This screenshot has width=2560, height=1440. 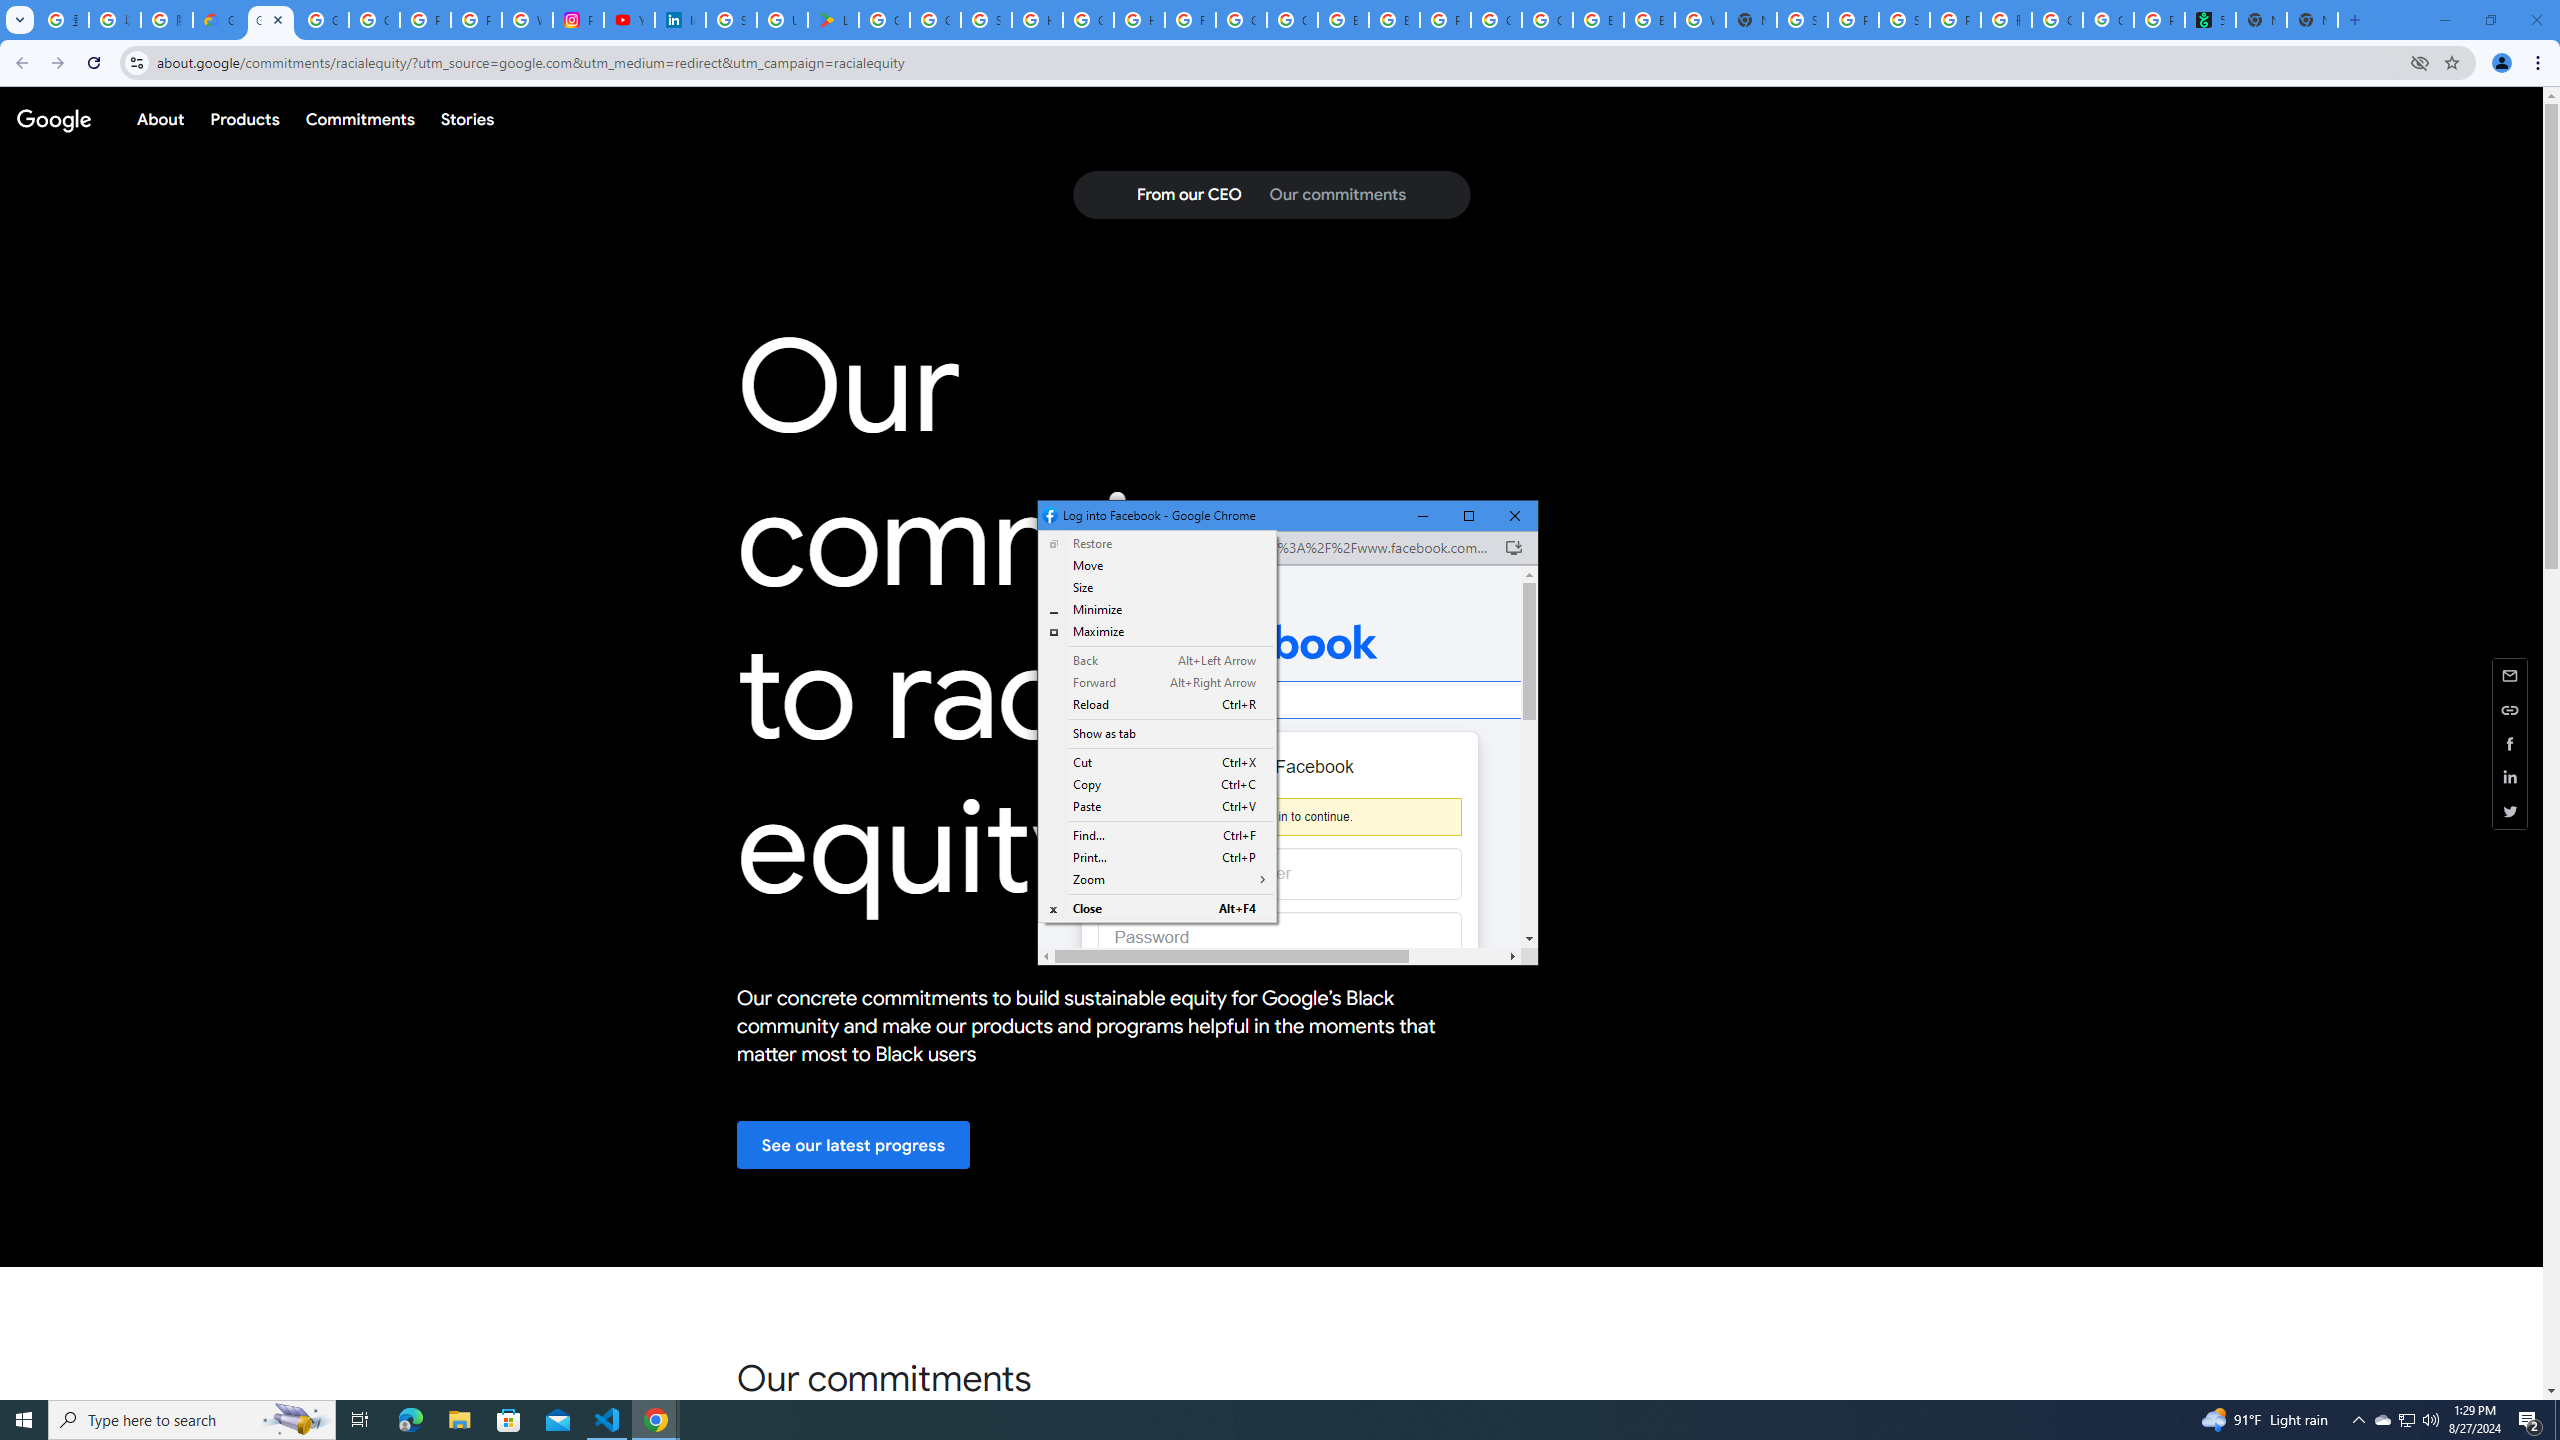 I want to click on 'Facebook', so click(x=1280, y=642).